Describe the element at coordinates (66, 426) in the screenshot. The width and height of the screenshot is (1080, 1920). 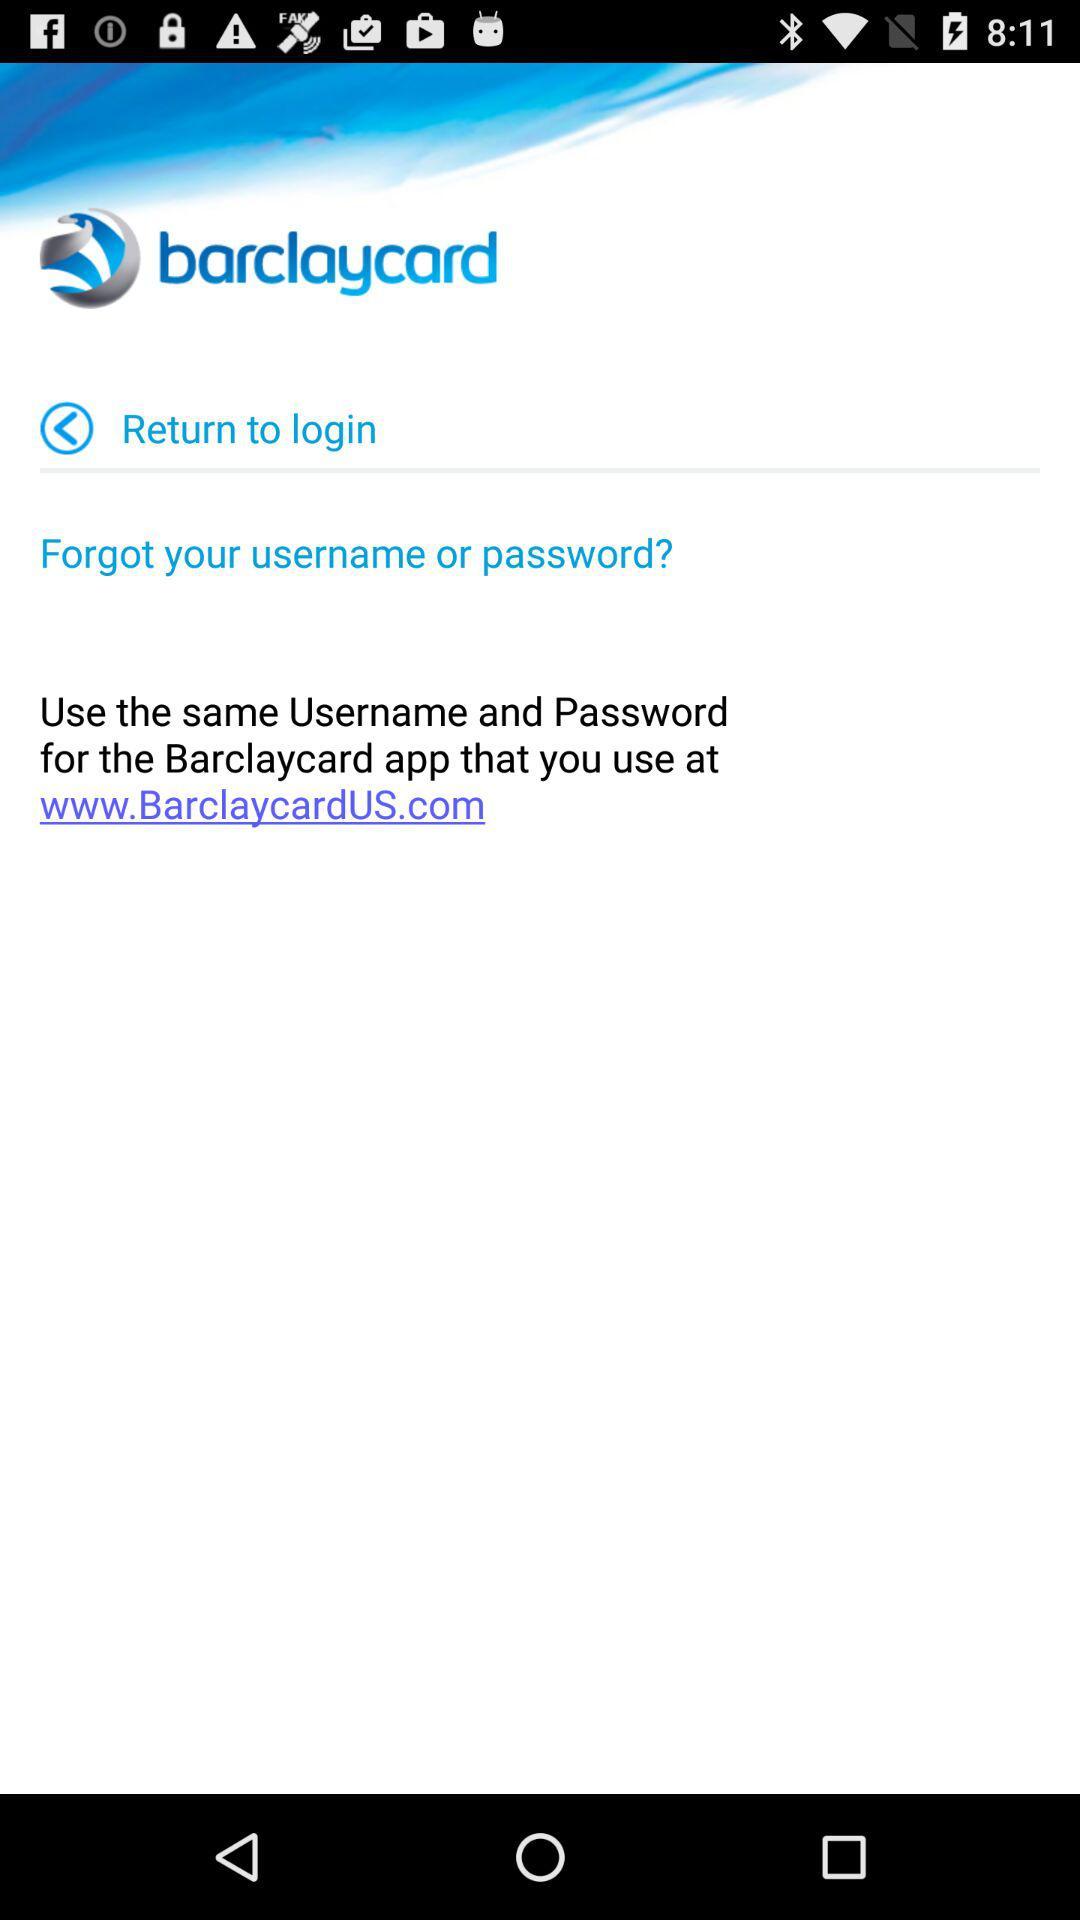
I see `app next to the return to login icon` at that location.